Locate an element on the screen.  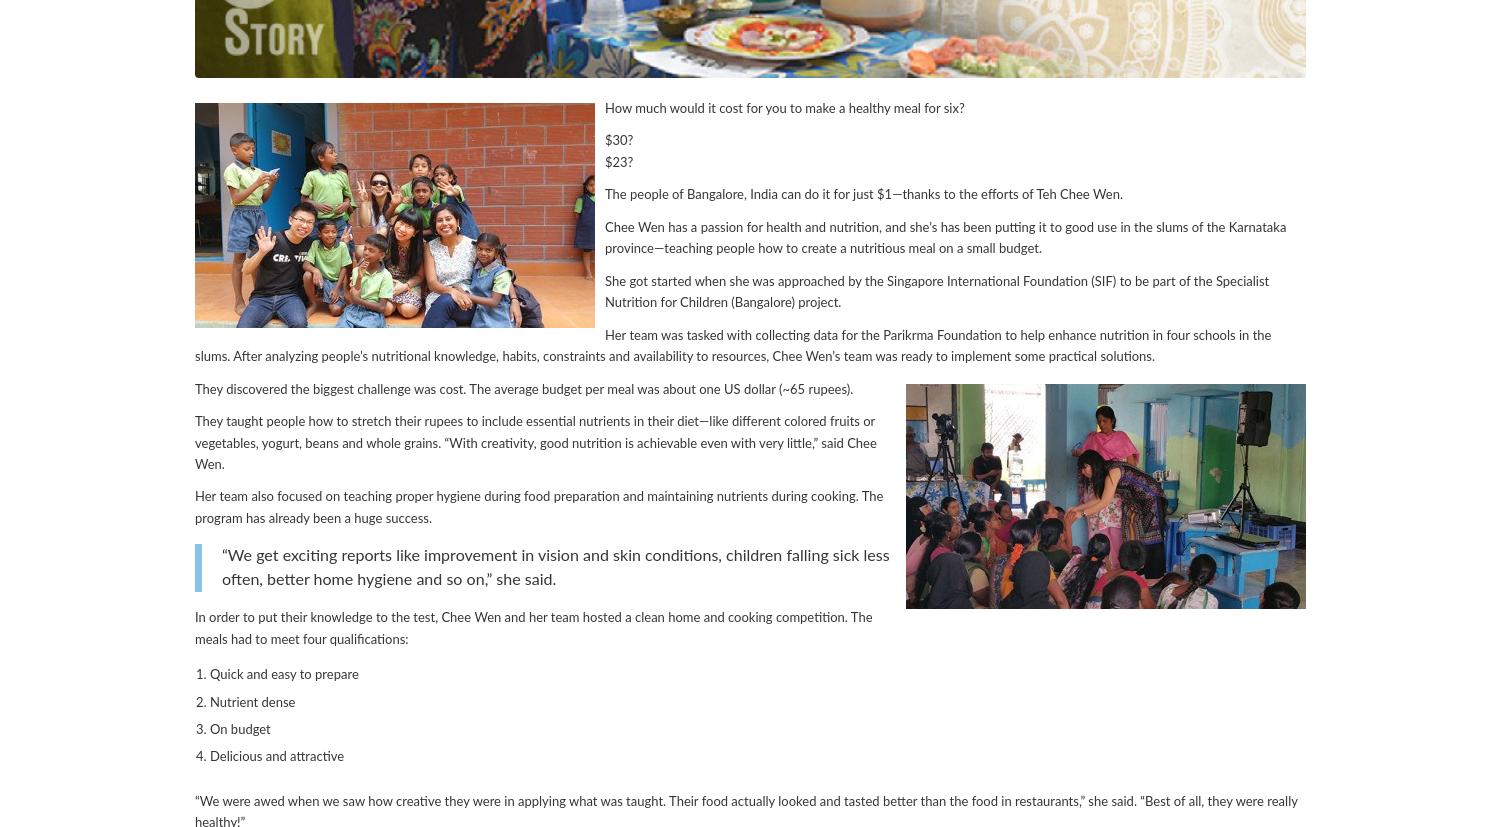
'They taught people how to stretch their rupees to include essential nutrients in their diet—like different colored fruits or vegetables, yogurt, beans and whole grains. “With creativity, good nutrition is achievable even with very little,” said Chee Wen.' is located at coordinates (535, 443).